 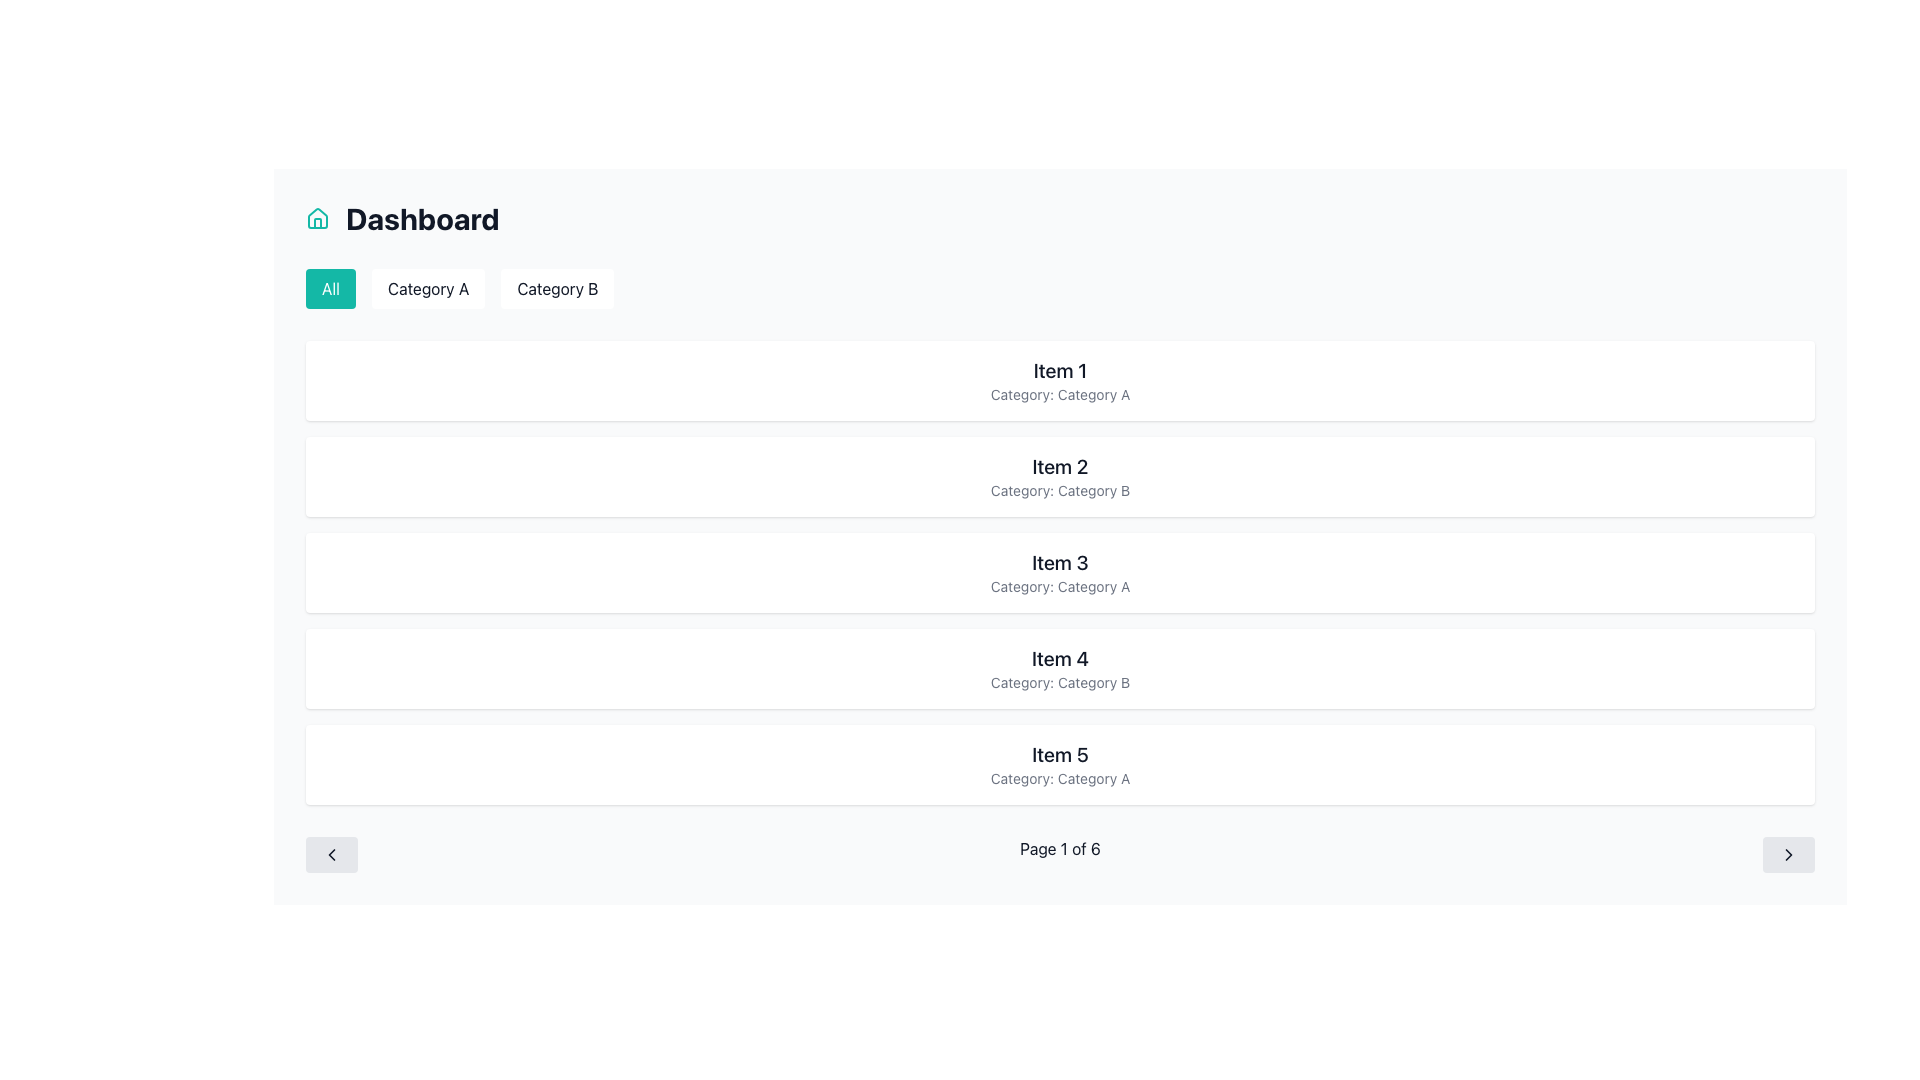 What do you see at coordinates (1789, 855) in the screenshot?
I see `the rightward-pointing chevron icon embedded within the pagination forward button` at bounding box center [1789, 855].